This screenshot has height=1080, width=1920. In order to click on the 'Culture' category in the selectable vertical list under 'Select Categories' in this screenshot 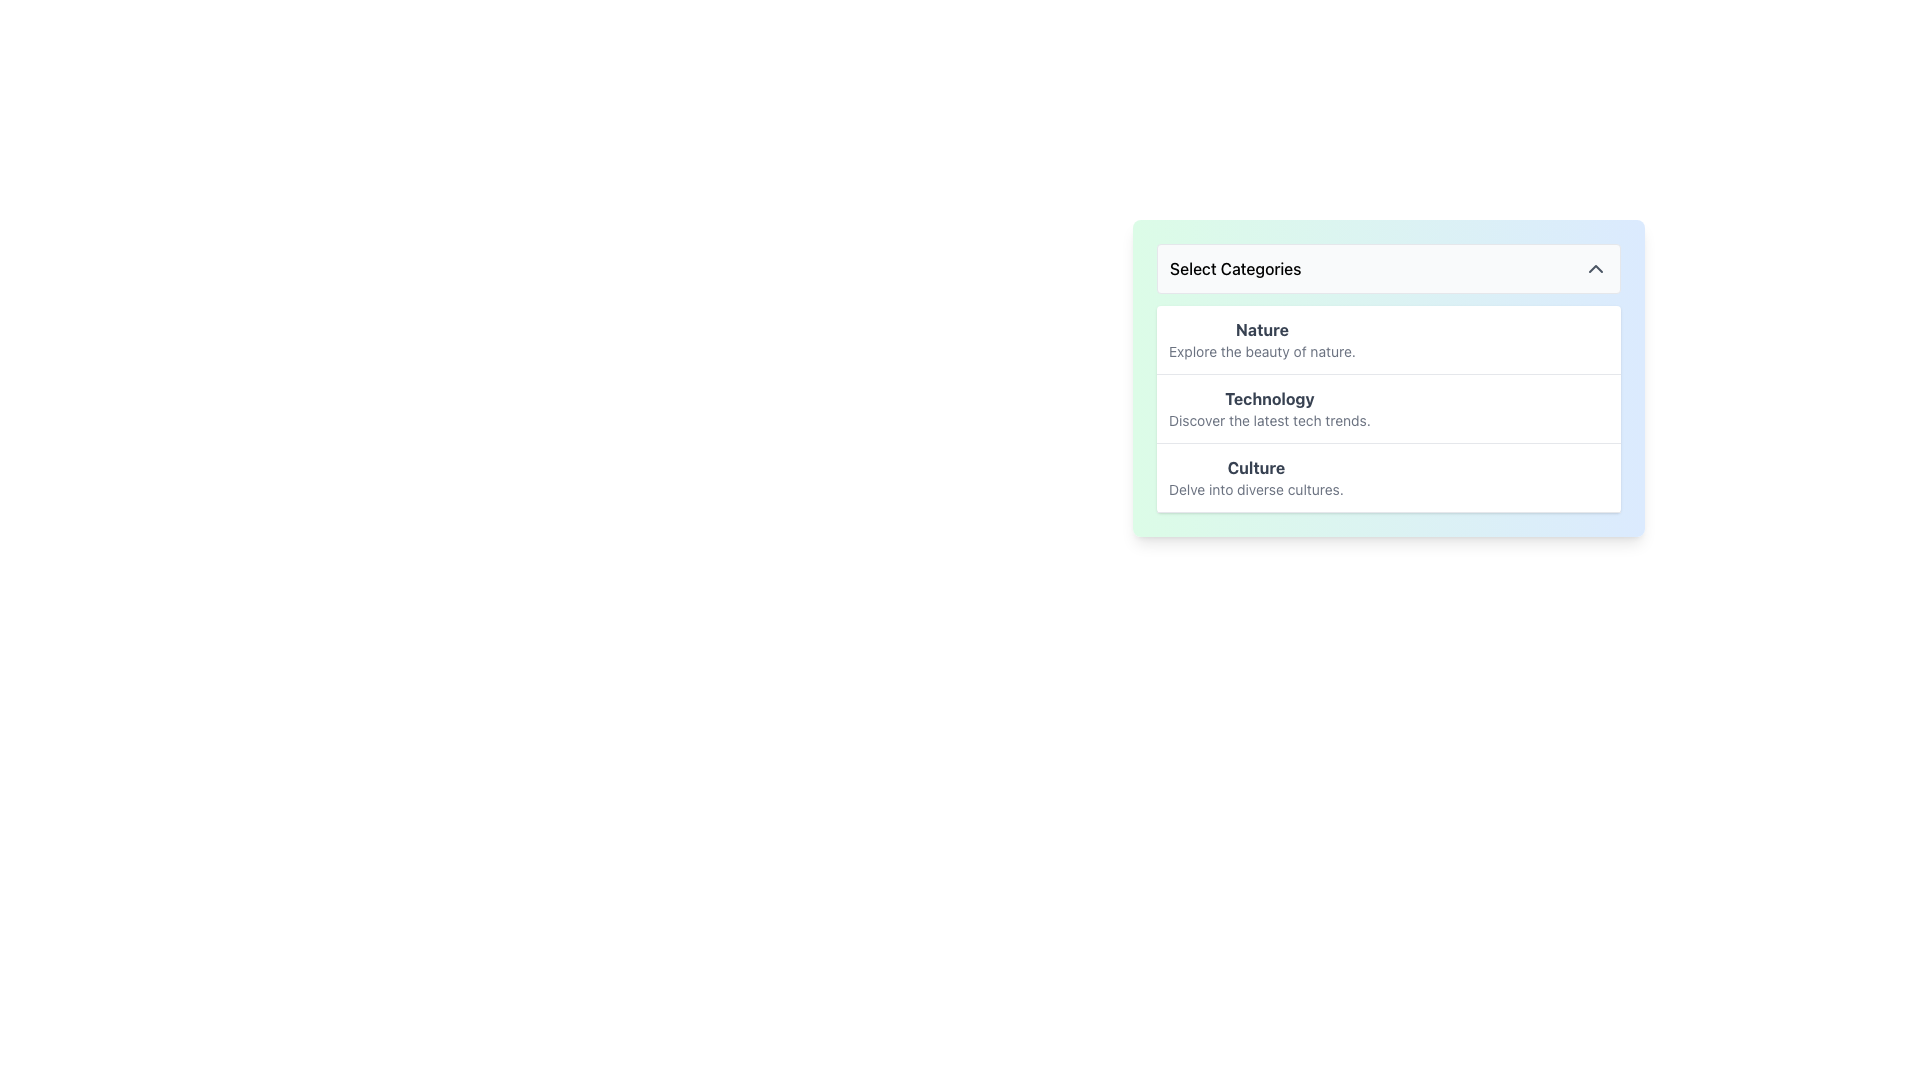, I will do `click(1255, 478)`.